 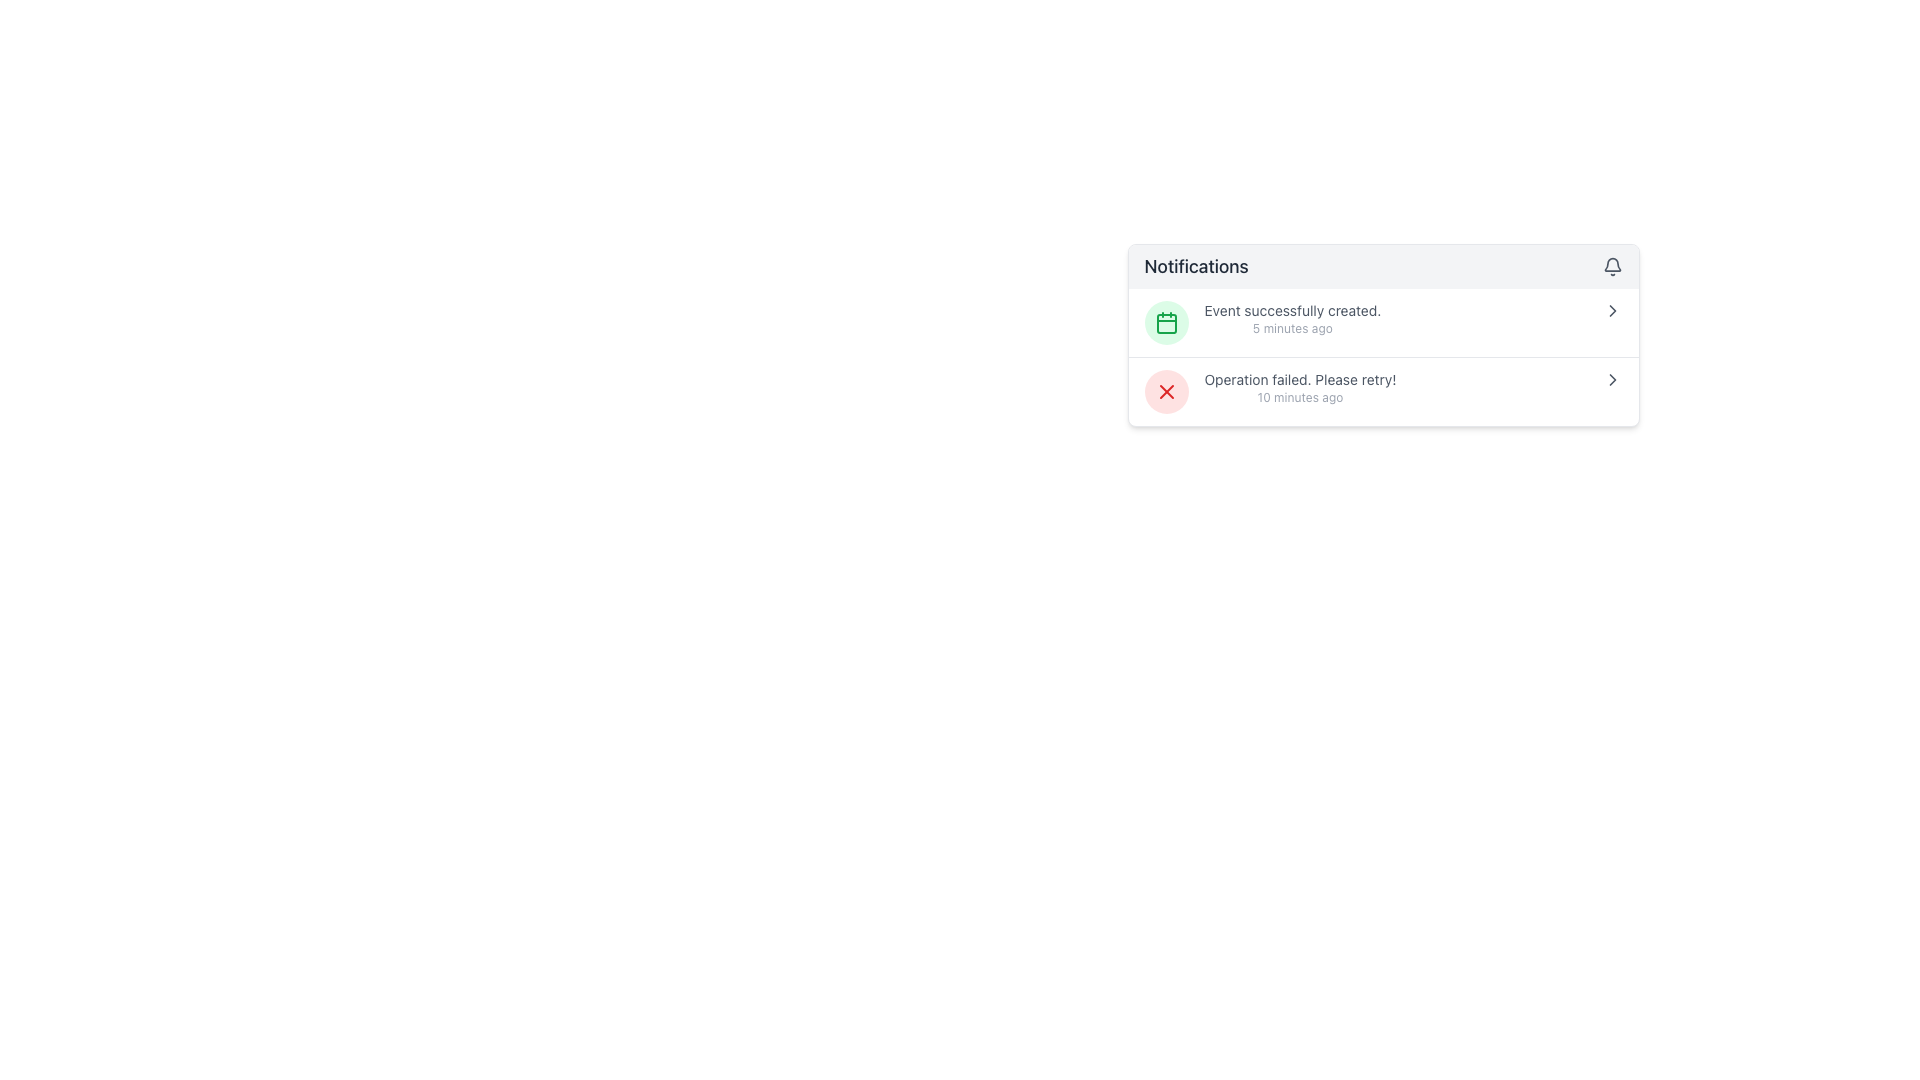 I want to click on the notification settings button located at the far-right end of the header bar, so click(x=1612, y=265).